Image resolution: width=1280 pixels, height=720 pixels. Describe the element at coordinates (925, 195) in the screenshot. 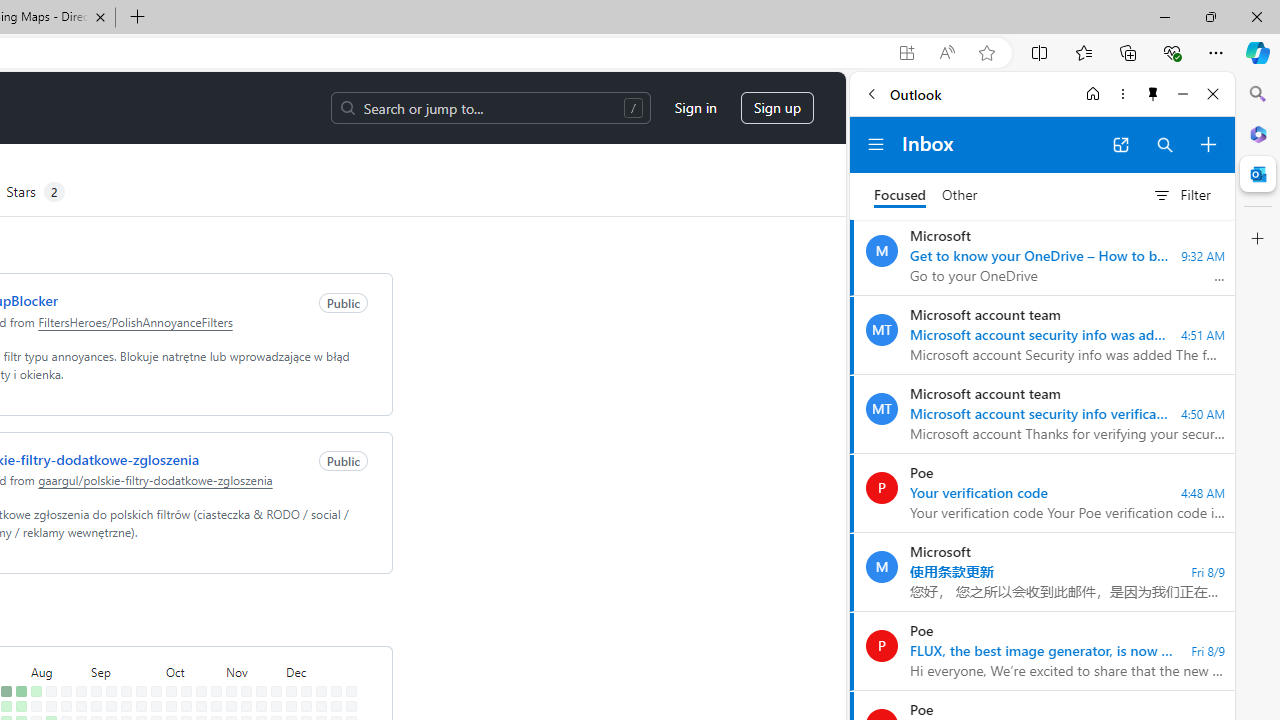

I see `'Focused Inbox, toggle to go to Other Inbox'` at that location.